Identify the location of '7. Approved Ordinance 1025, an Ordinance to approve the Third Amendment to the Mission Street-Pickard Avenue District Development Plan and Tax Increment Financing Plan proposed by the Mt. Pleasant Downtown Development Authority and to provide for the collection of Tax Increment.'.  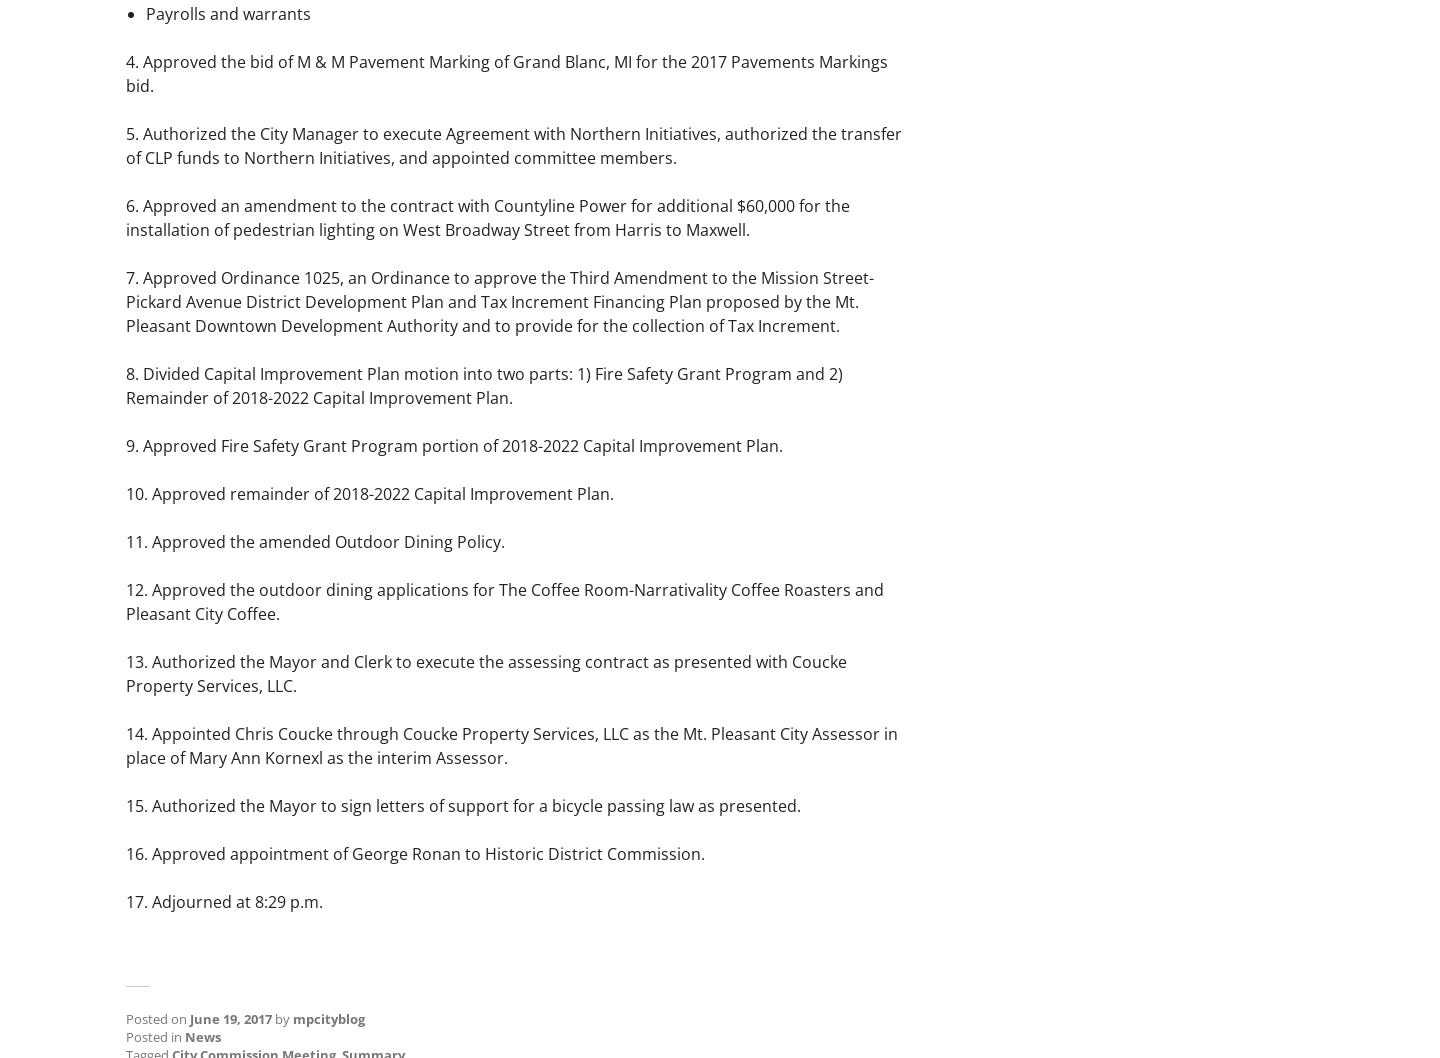
(498, 300).